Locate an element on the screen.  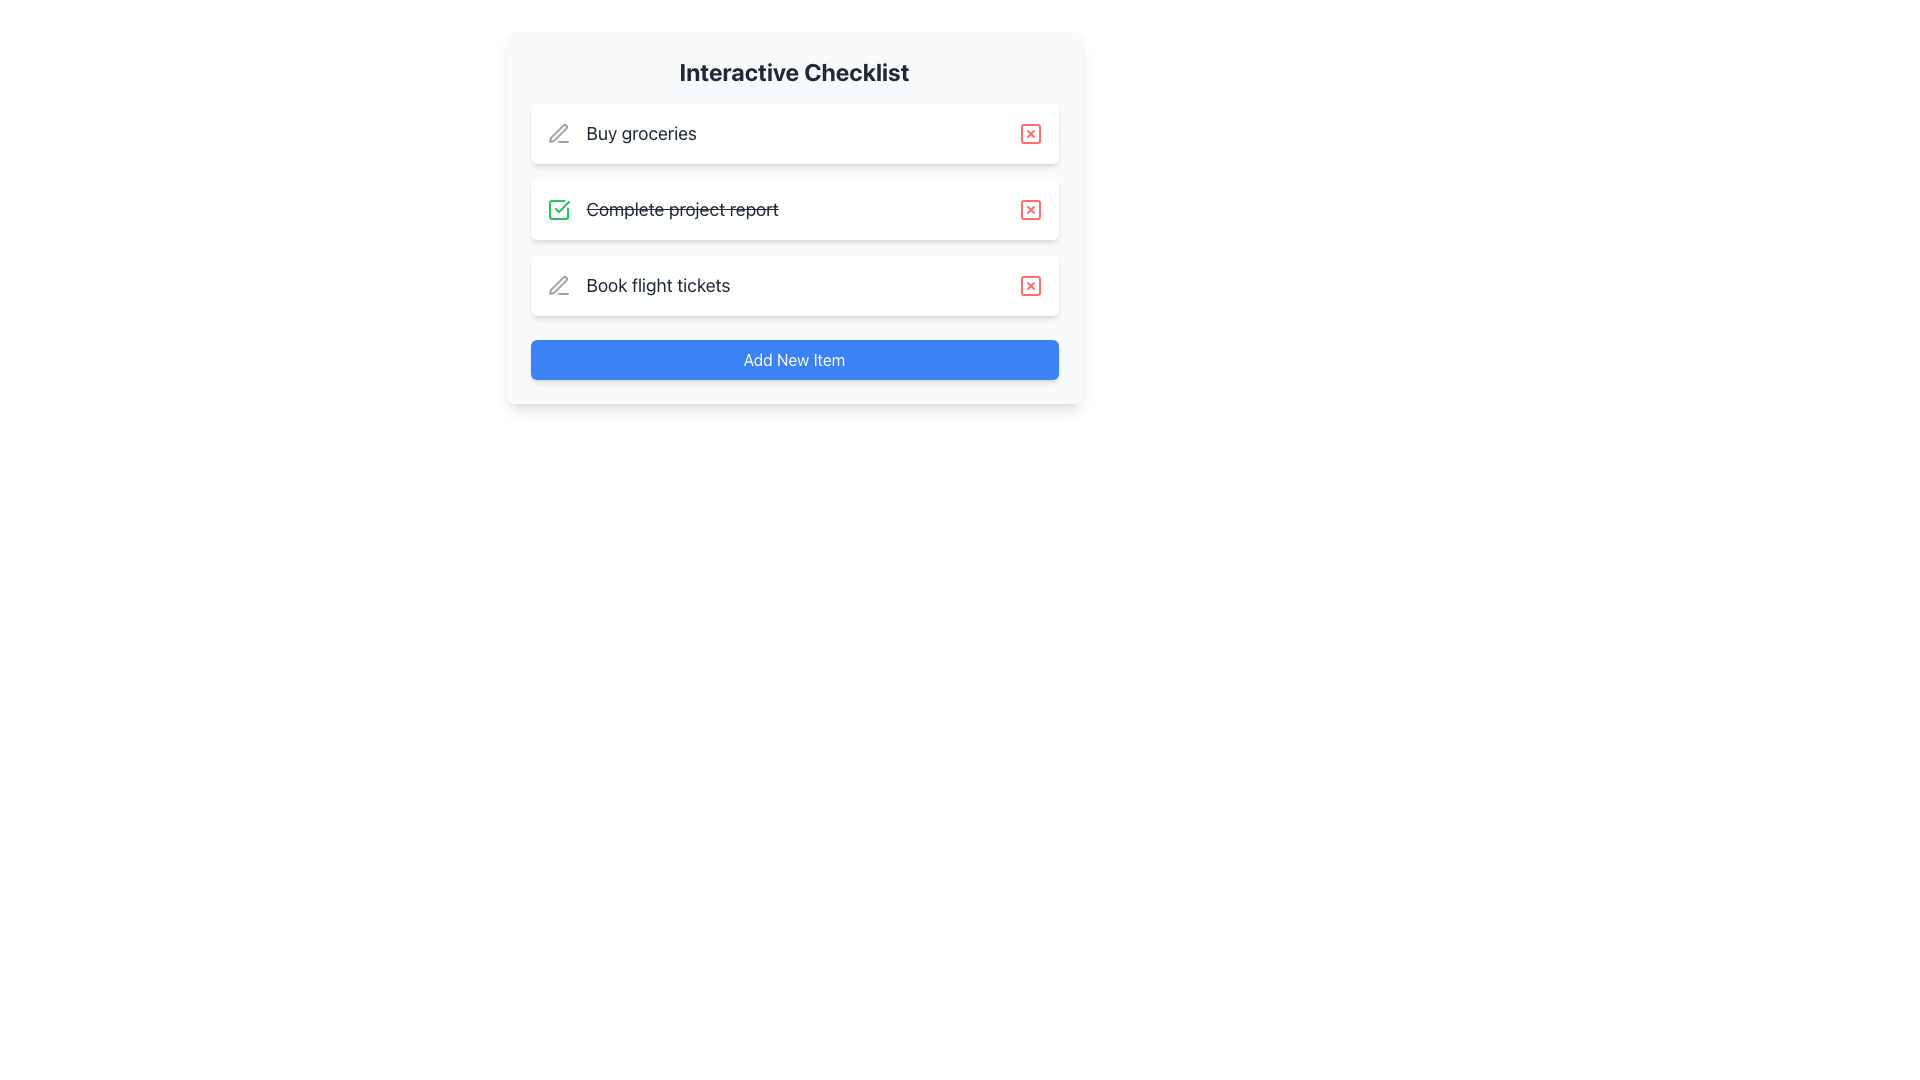
the SVG shape that serves as the deletion button for the checklist item 'Book flight tickets', located to the far right of the item is located at coordinates (1030, 285).